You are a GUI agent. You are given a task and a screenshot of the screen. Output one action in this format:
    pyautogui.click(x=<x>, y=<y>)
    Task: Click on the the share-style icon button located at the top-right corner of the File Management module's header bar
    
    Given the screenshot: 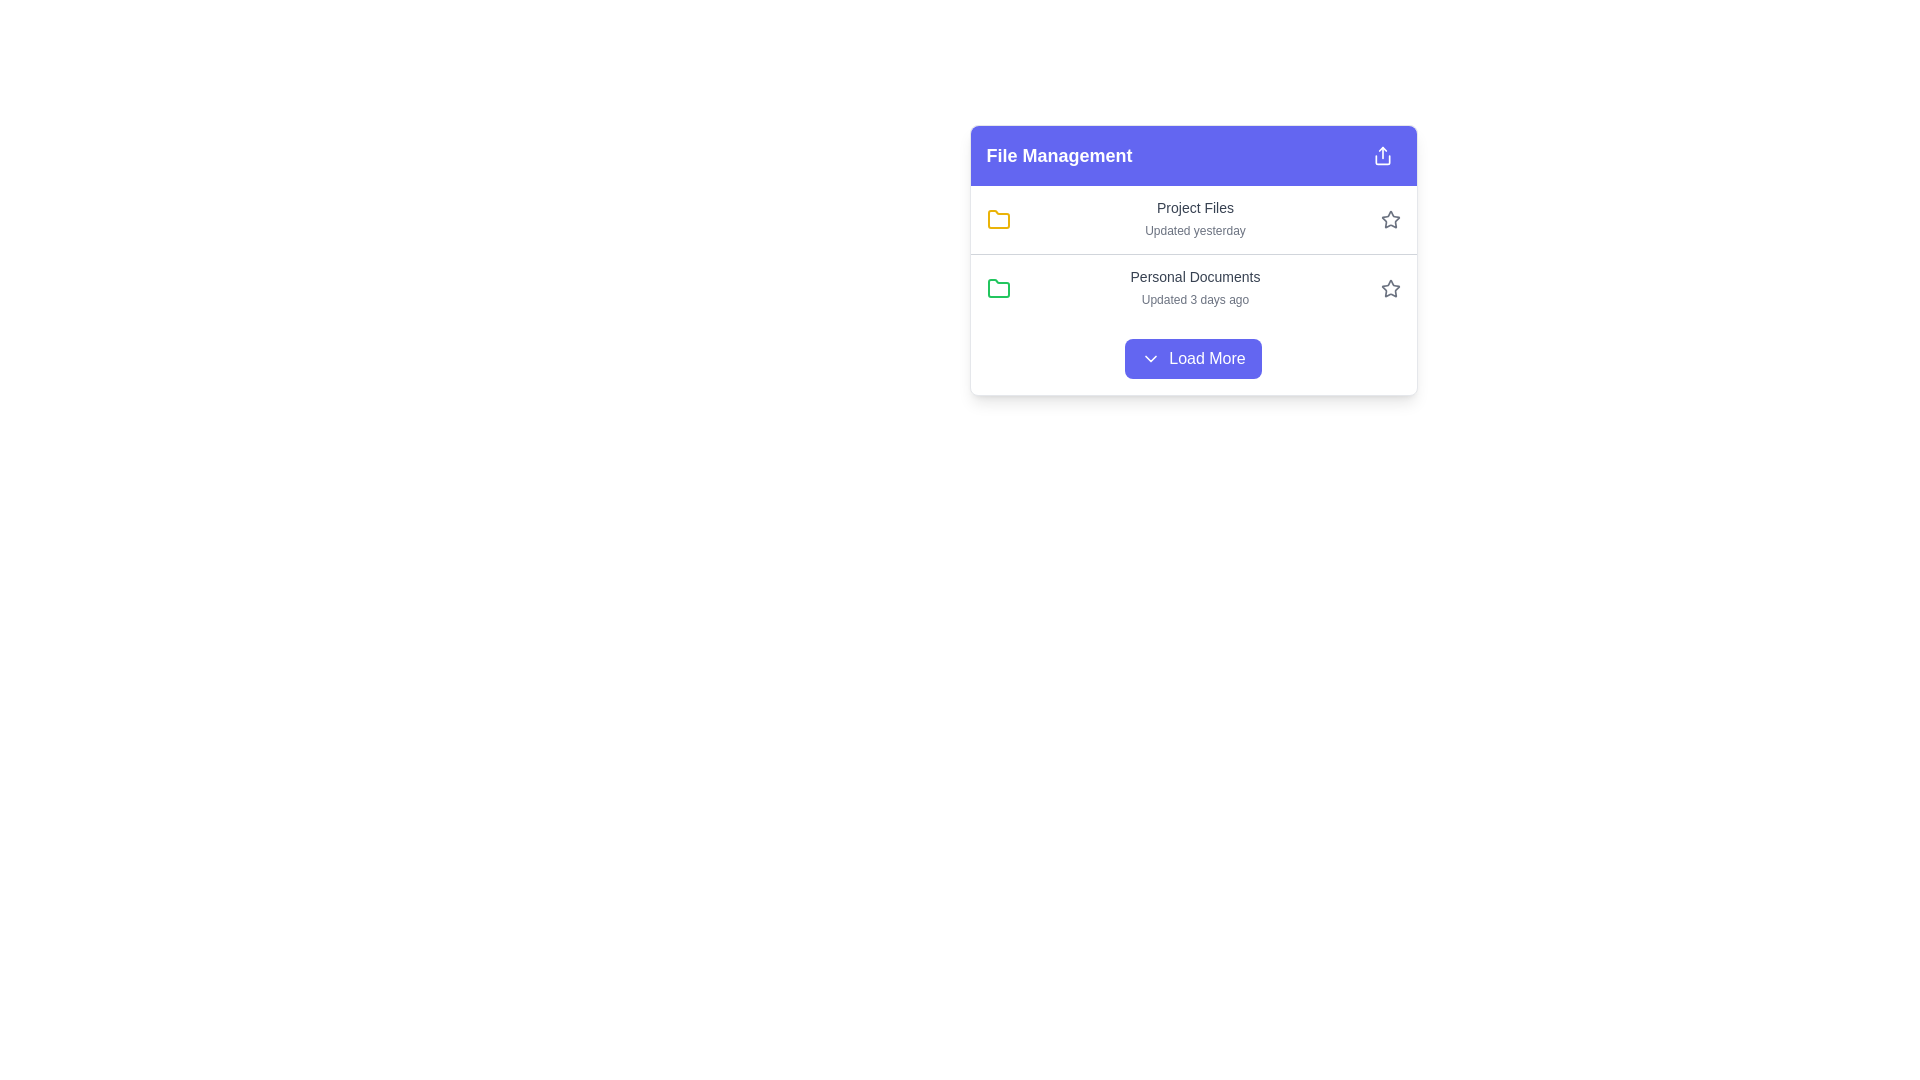 What is the action you would take?
    pyautogui.click(x=1381, y=154)
    